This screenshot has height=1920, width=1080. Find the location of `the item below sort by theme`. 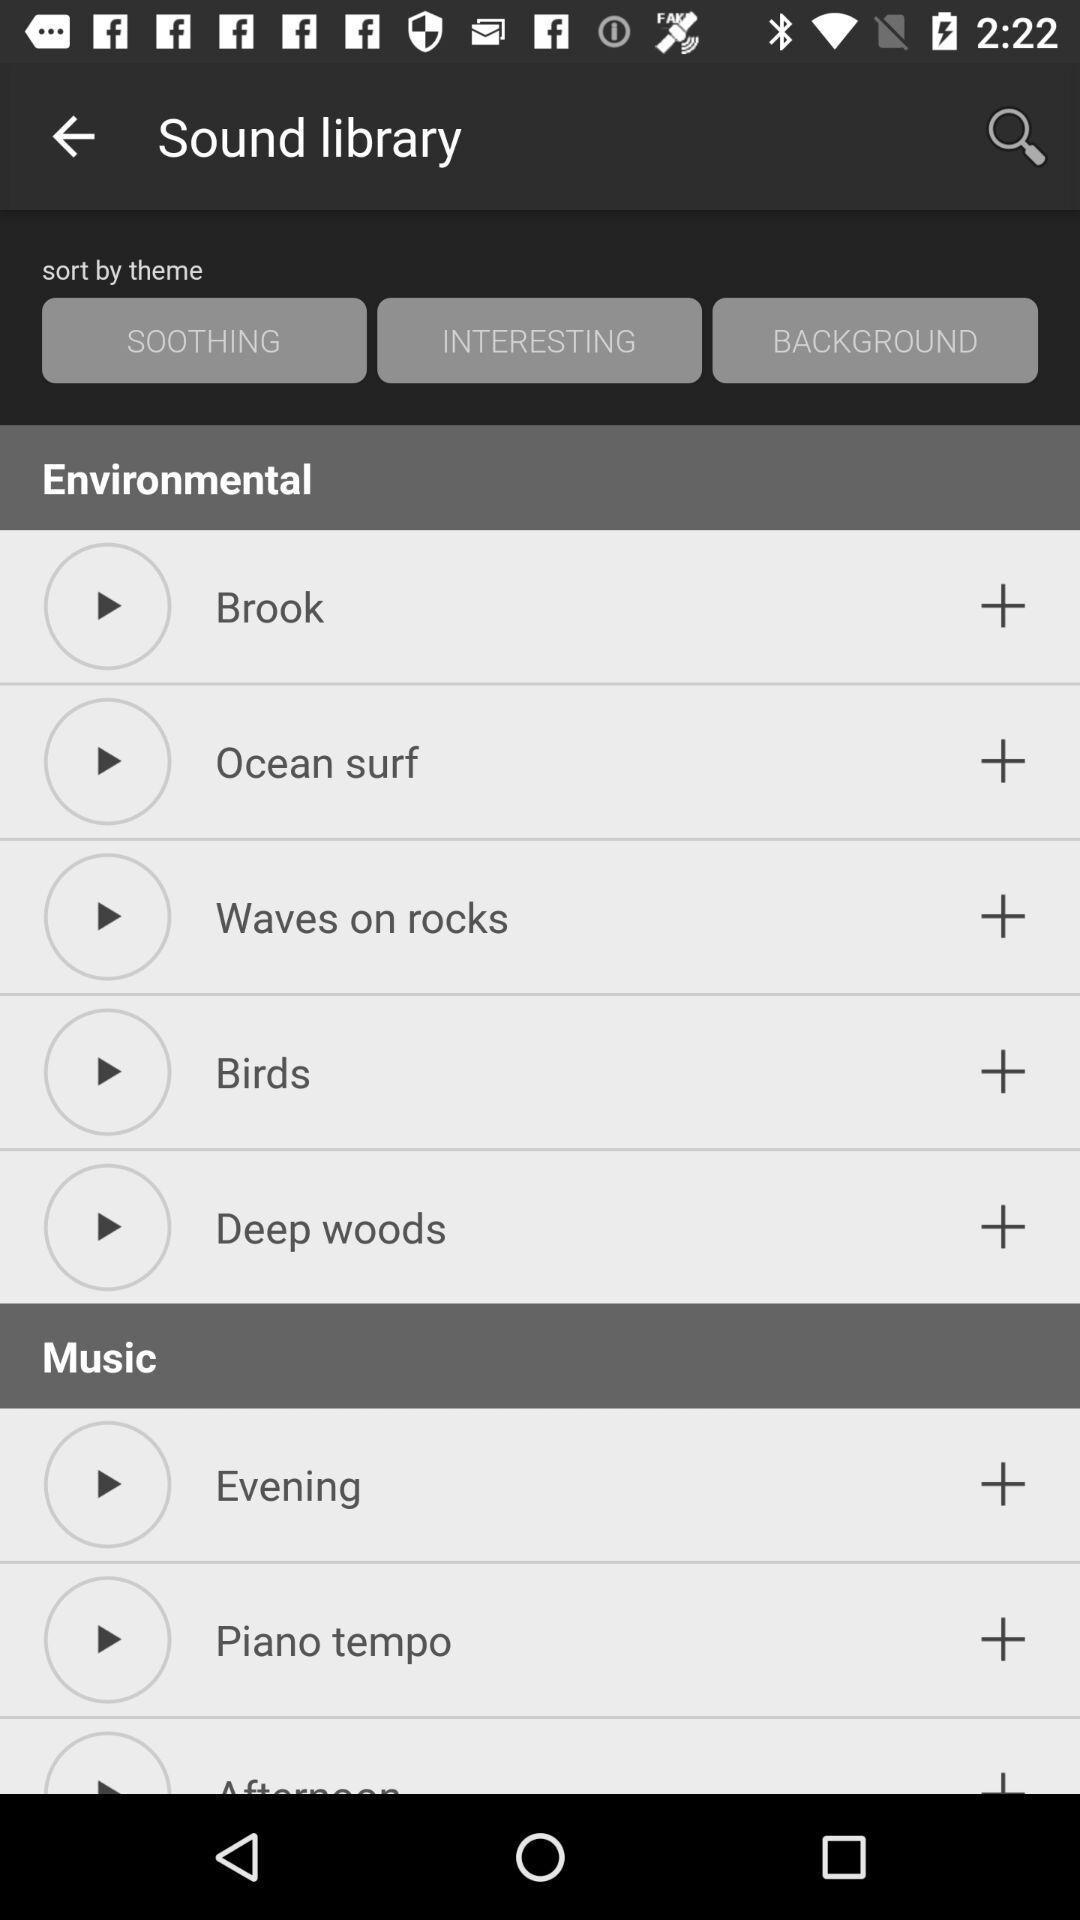

the item below sort by theme is located at coordinates (538, 340).